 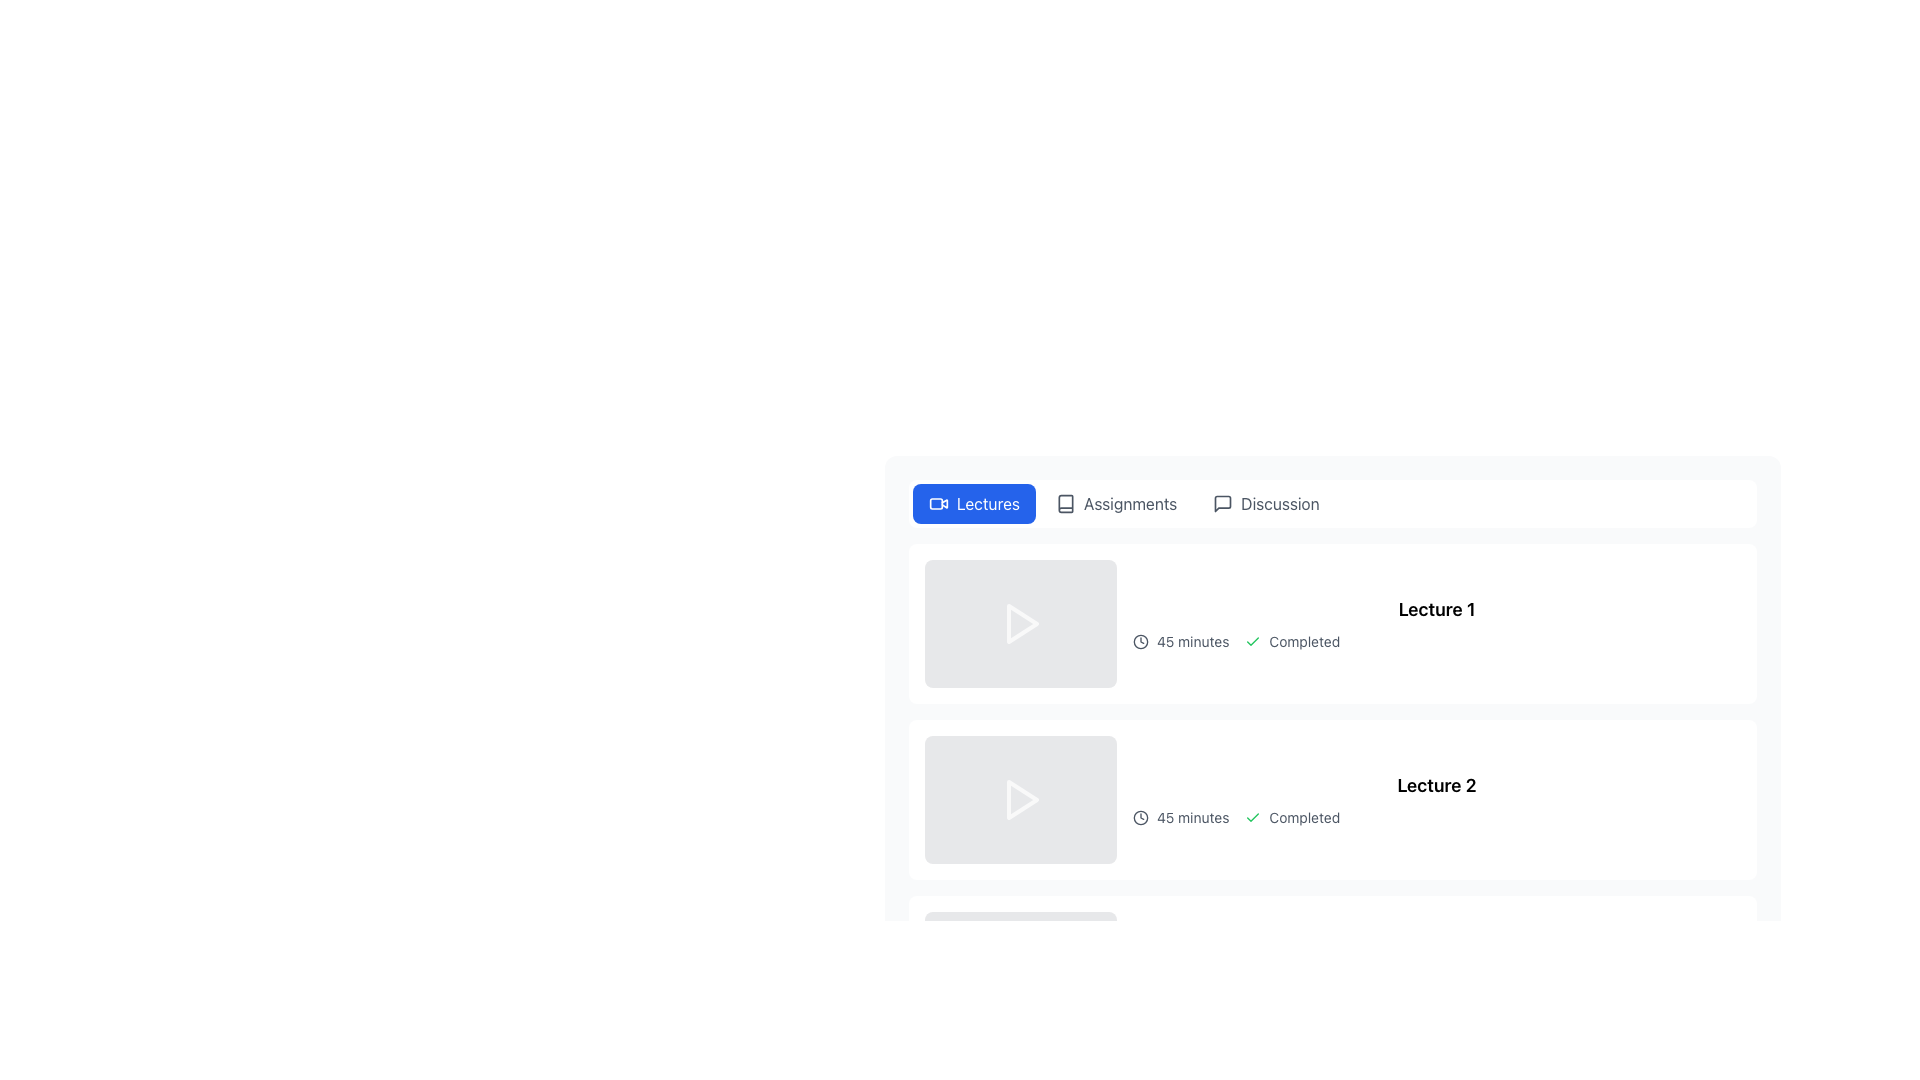 I want to click on the completion indicator icon located between the '45 minutes' text and the 'Completed' text in the lecture information row for 'Lecture 1', so click(x=1252, y=817).